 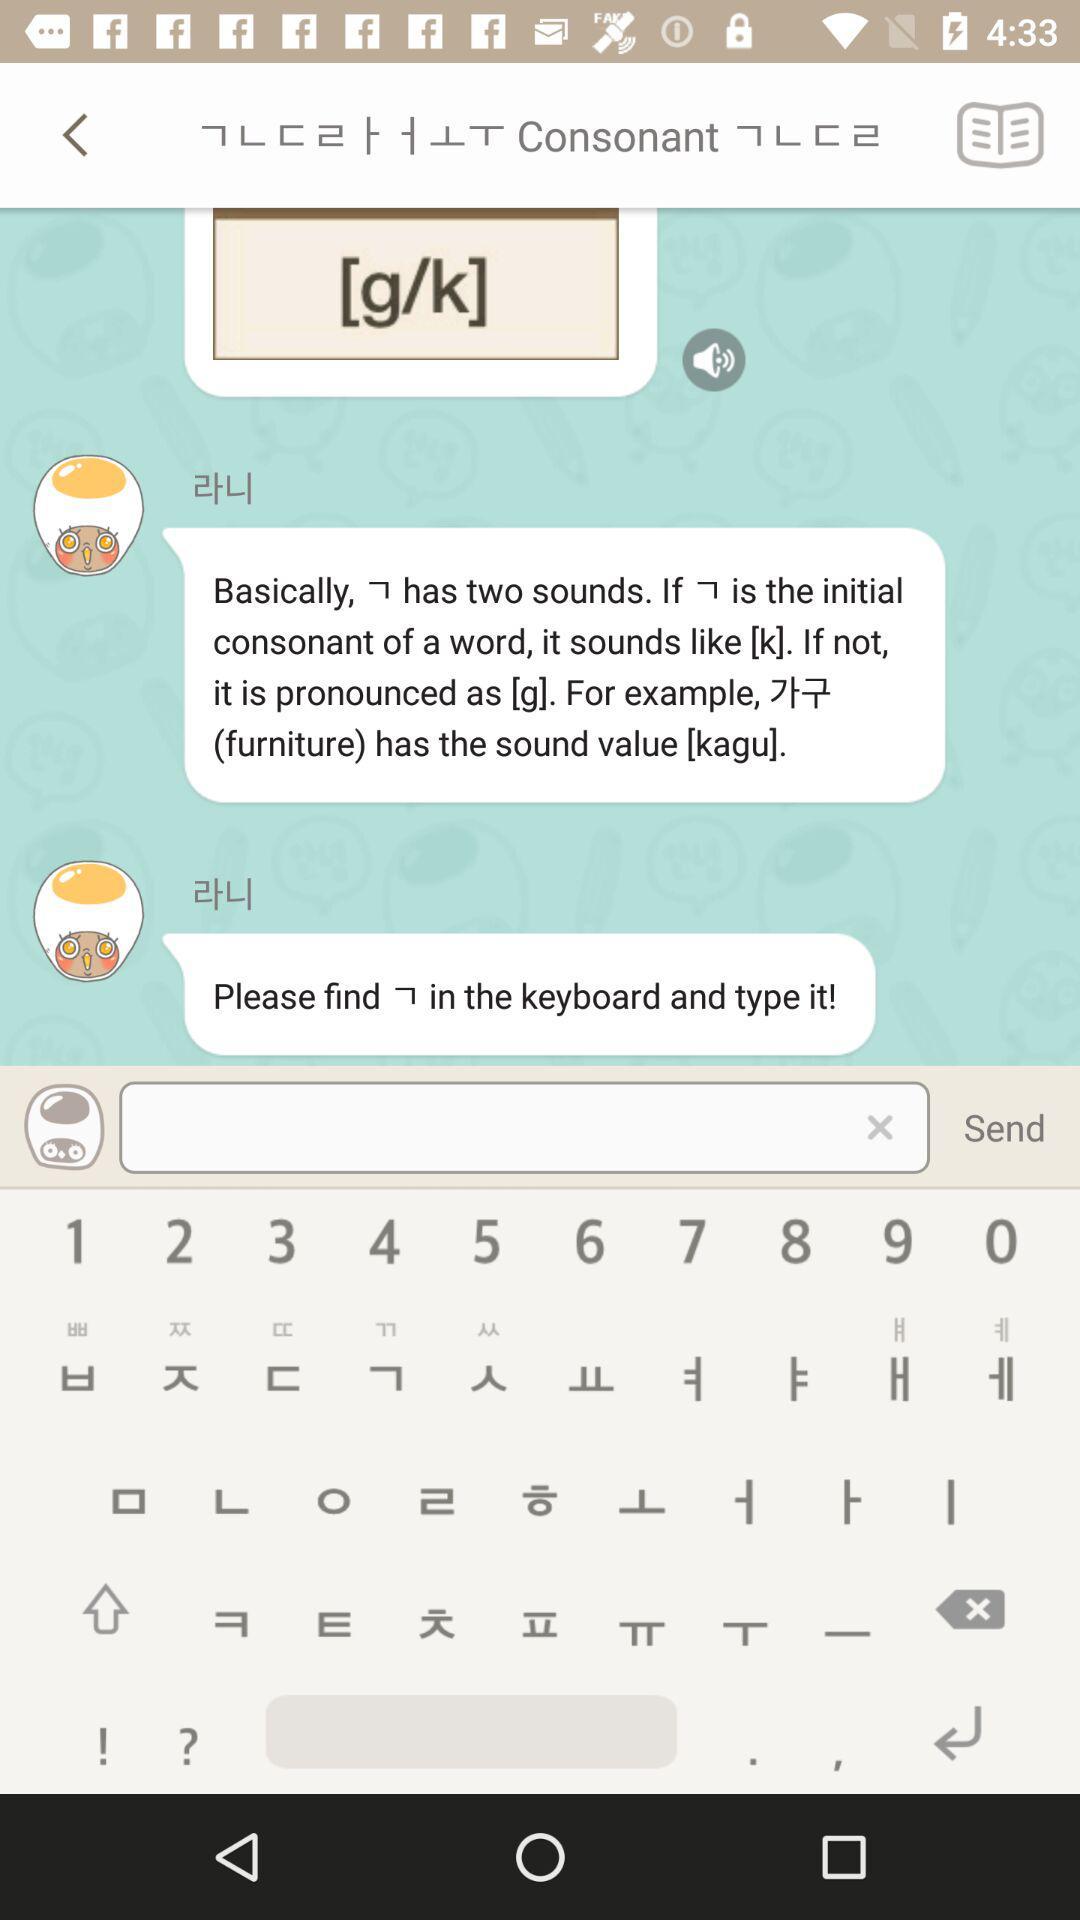 I want to click on the undo icon, so click(x=333, y=1486).